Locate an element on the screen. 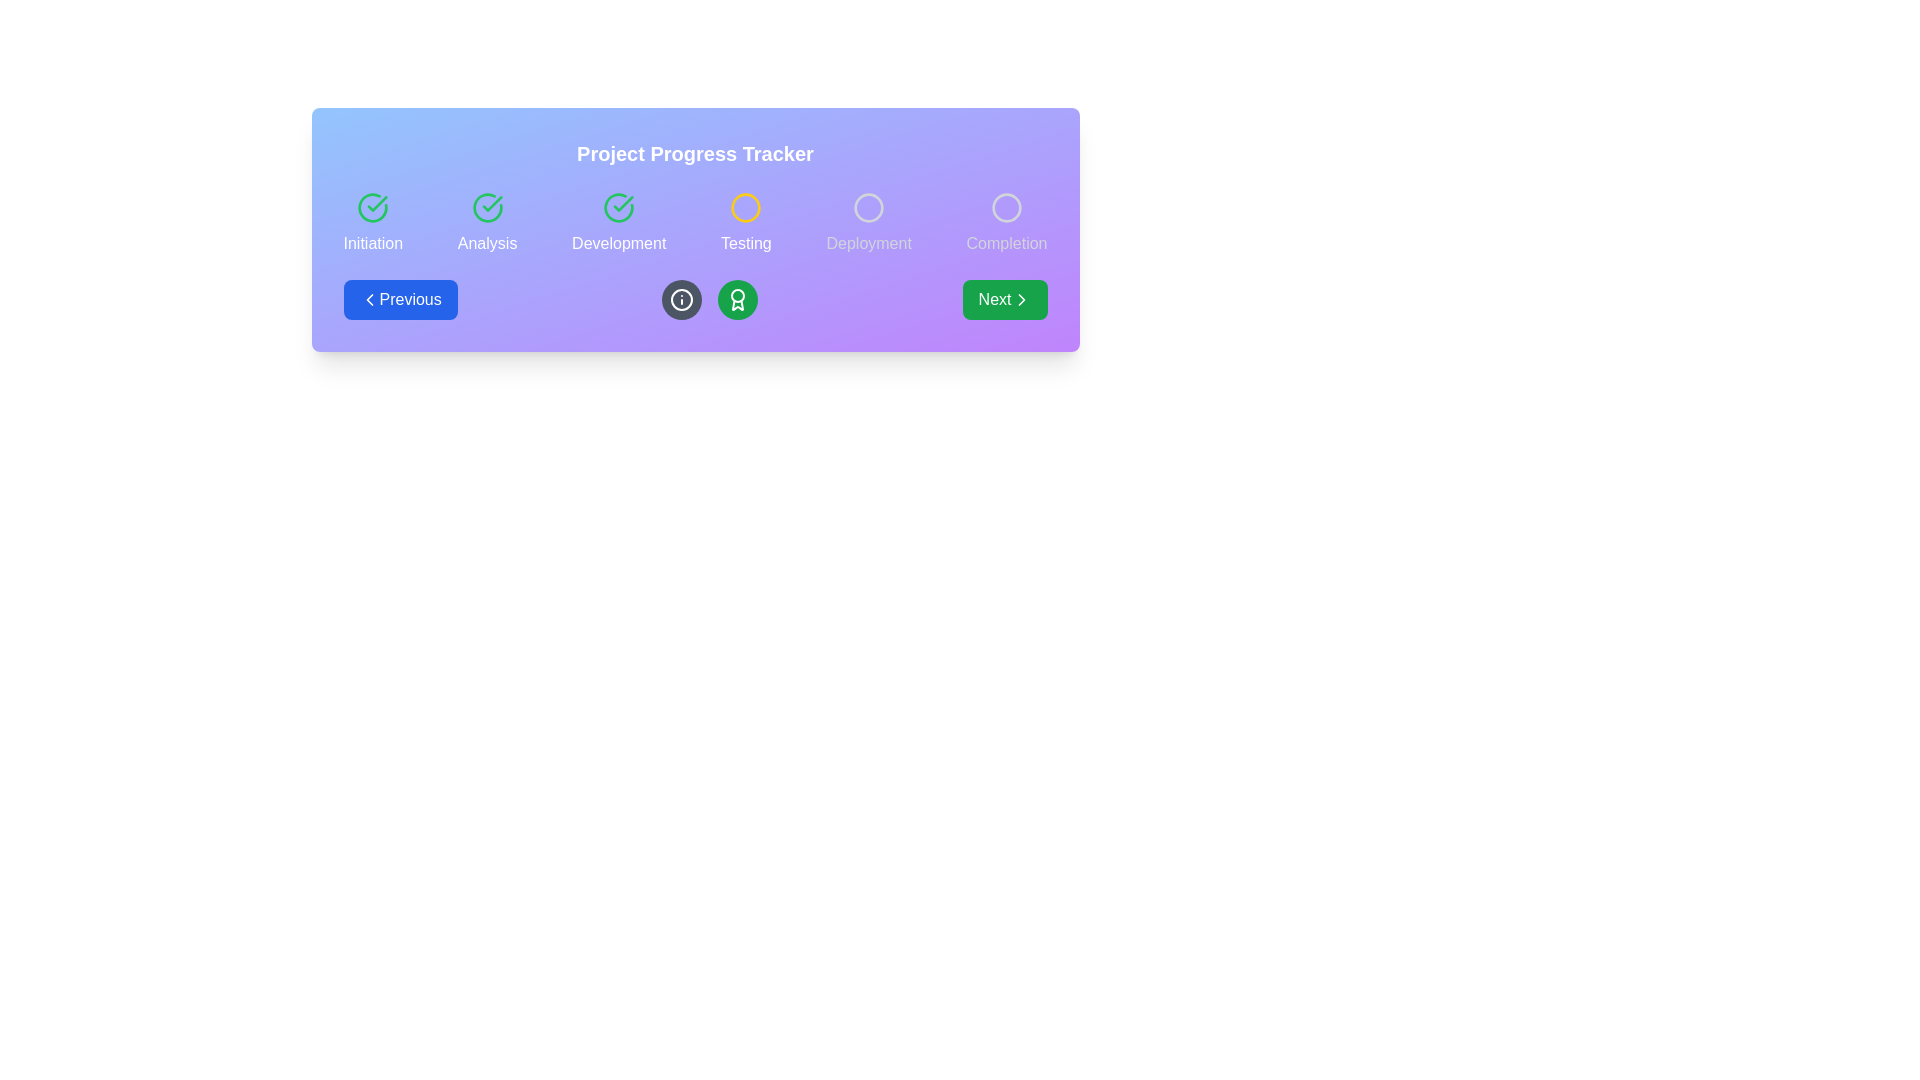 The image size is (1920, 1080). the central SVG circle graphic element within the trophy-like icon, which serves a decorative purpose in the project progress tracking interface is located at coordinates (737, 296).